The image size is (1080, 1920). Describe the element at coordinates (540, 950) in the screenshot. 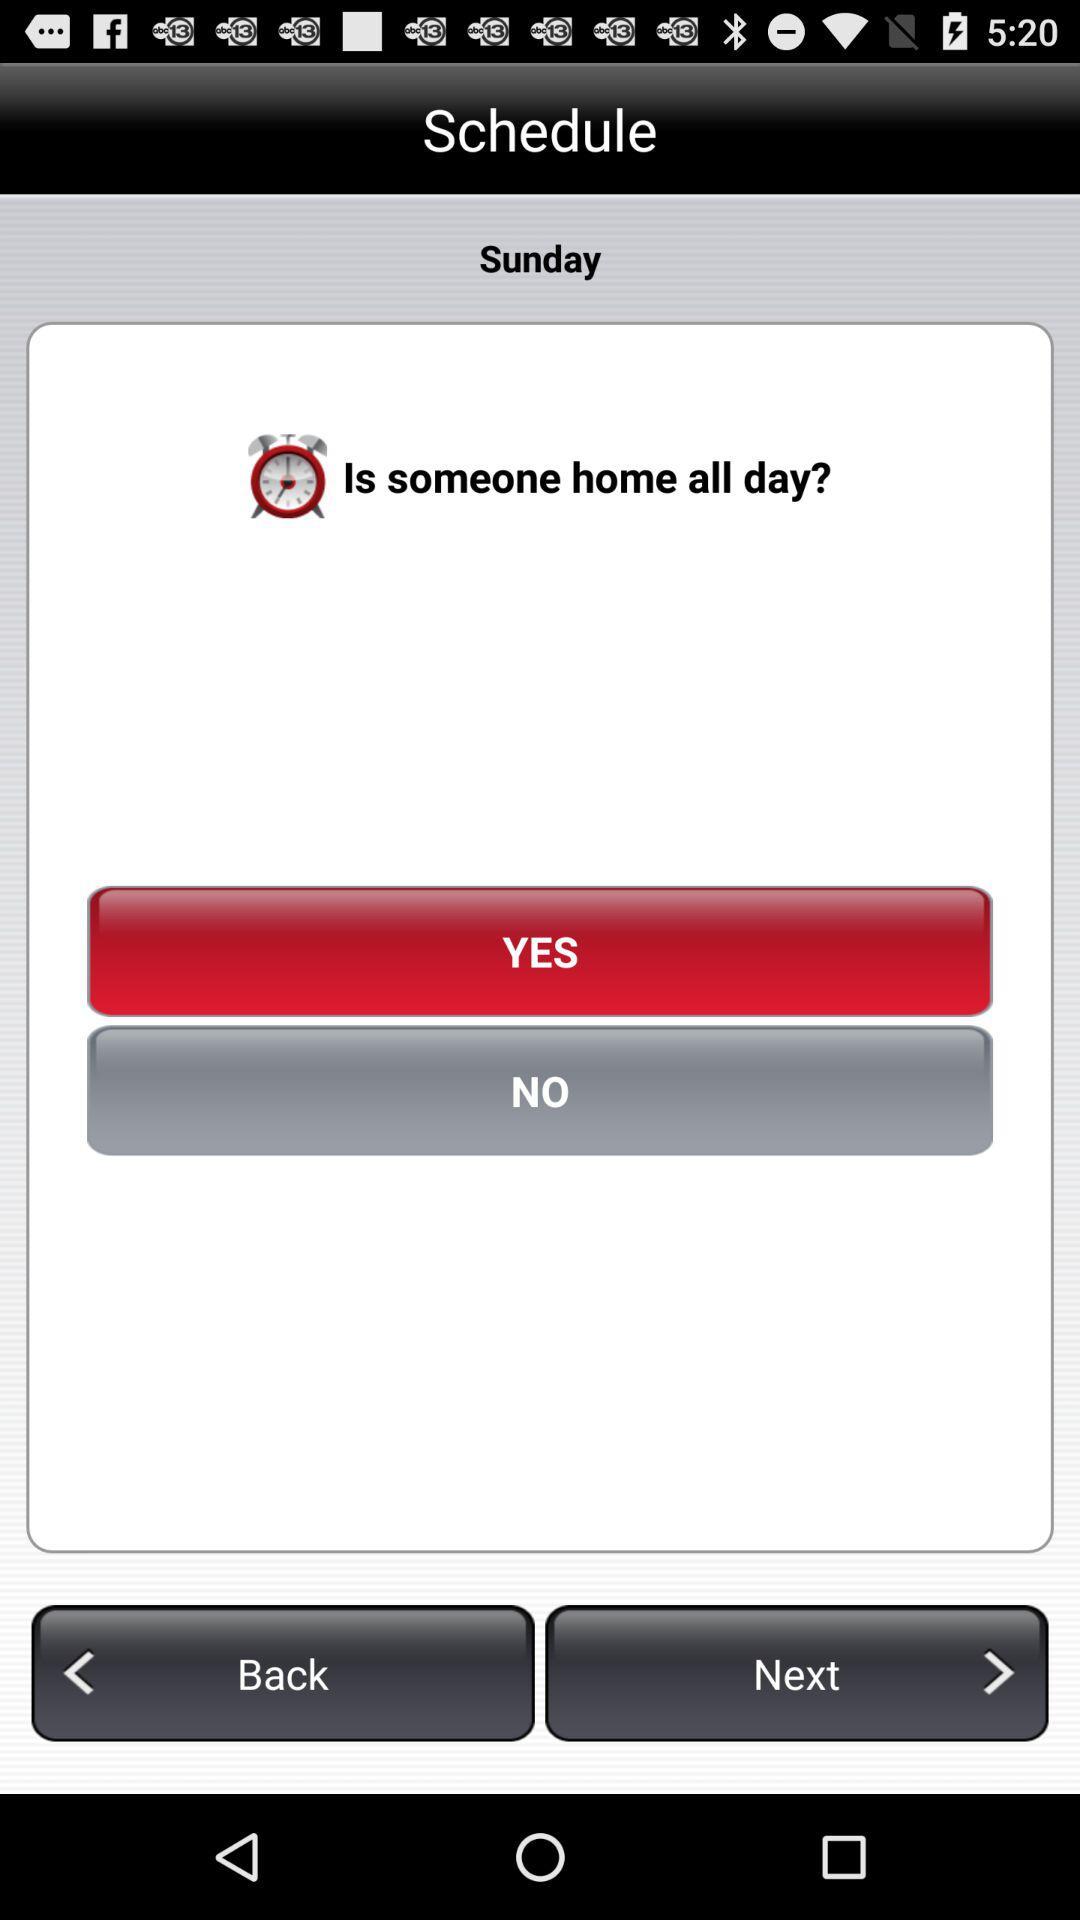

I see `yes icon` at that location.